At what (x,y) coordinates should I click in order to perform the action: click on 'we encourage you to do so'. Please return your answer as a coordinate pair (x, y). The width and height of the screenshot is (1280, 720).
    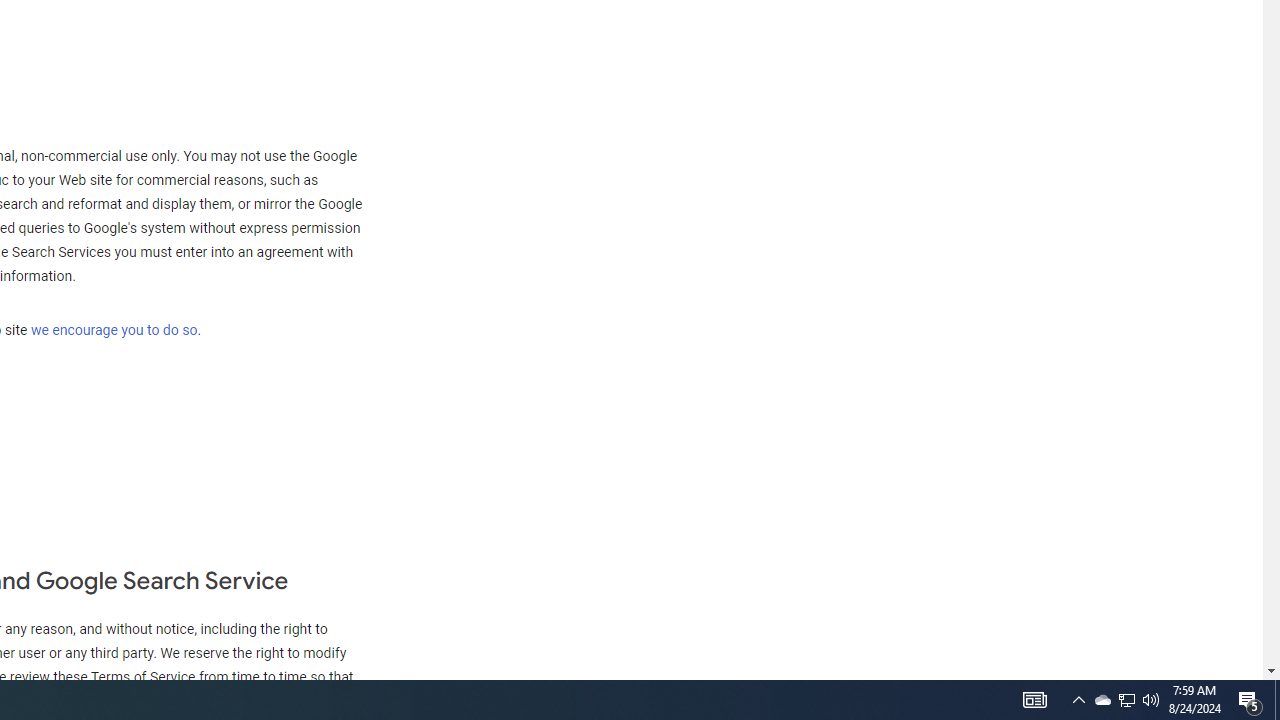
    Looking at the image, I should click on (112, 329).